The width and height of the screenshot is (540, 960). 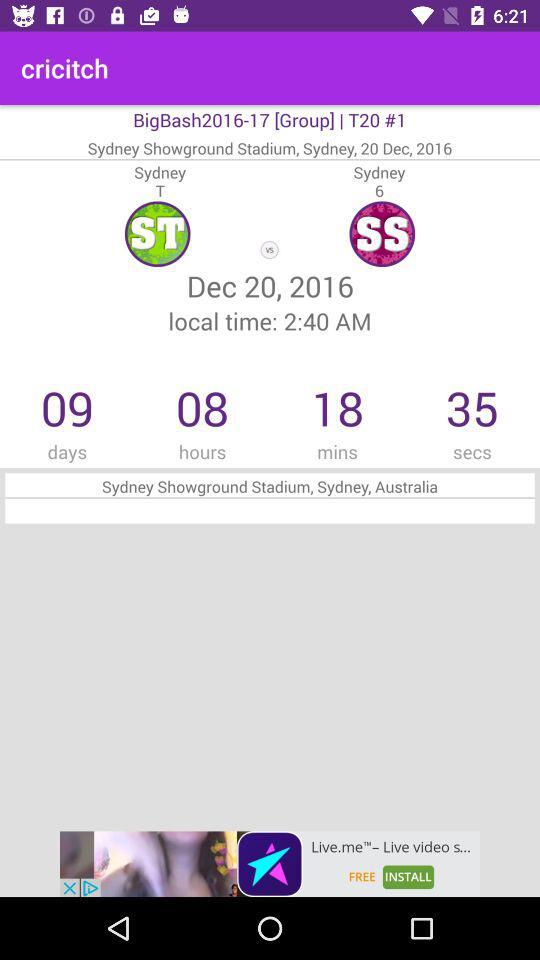 What do you see at coordinates (157, 233) in the screenshot?
I see `text left to ss` at bounding box center [157, 233].